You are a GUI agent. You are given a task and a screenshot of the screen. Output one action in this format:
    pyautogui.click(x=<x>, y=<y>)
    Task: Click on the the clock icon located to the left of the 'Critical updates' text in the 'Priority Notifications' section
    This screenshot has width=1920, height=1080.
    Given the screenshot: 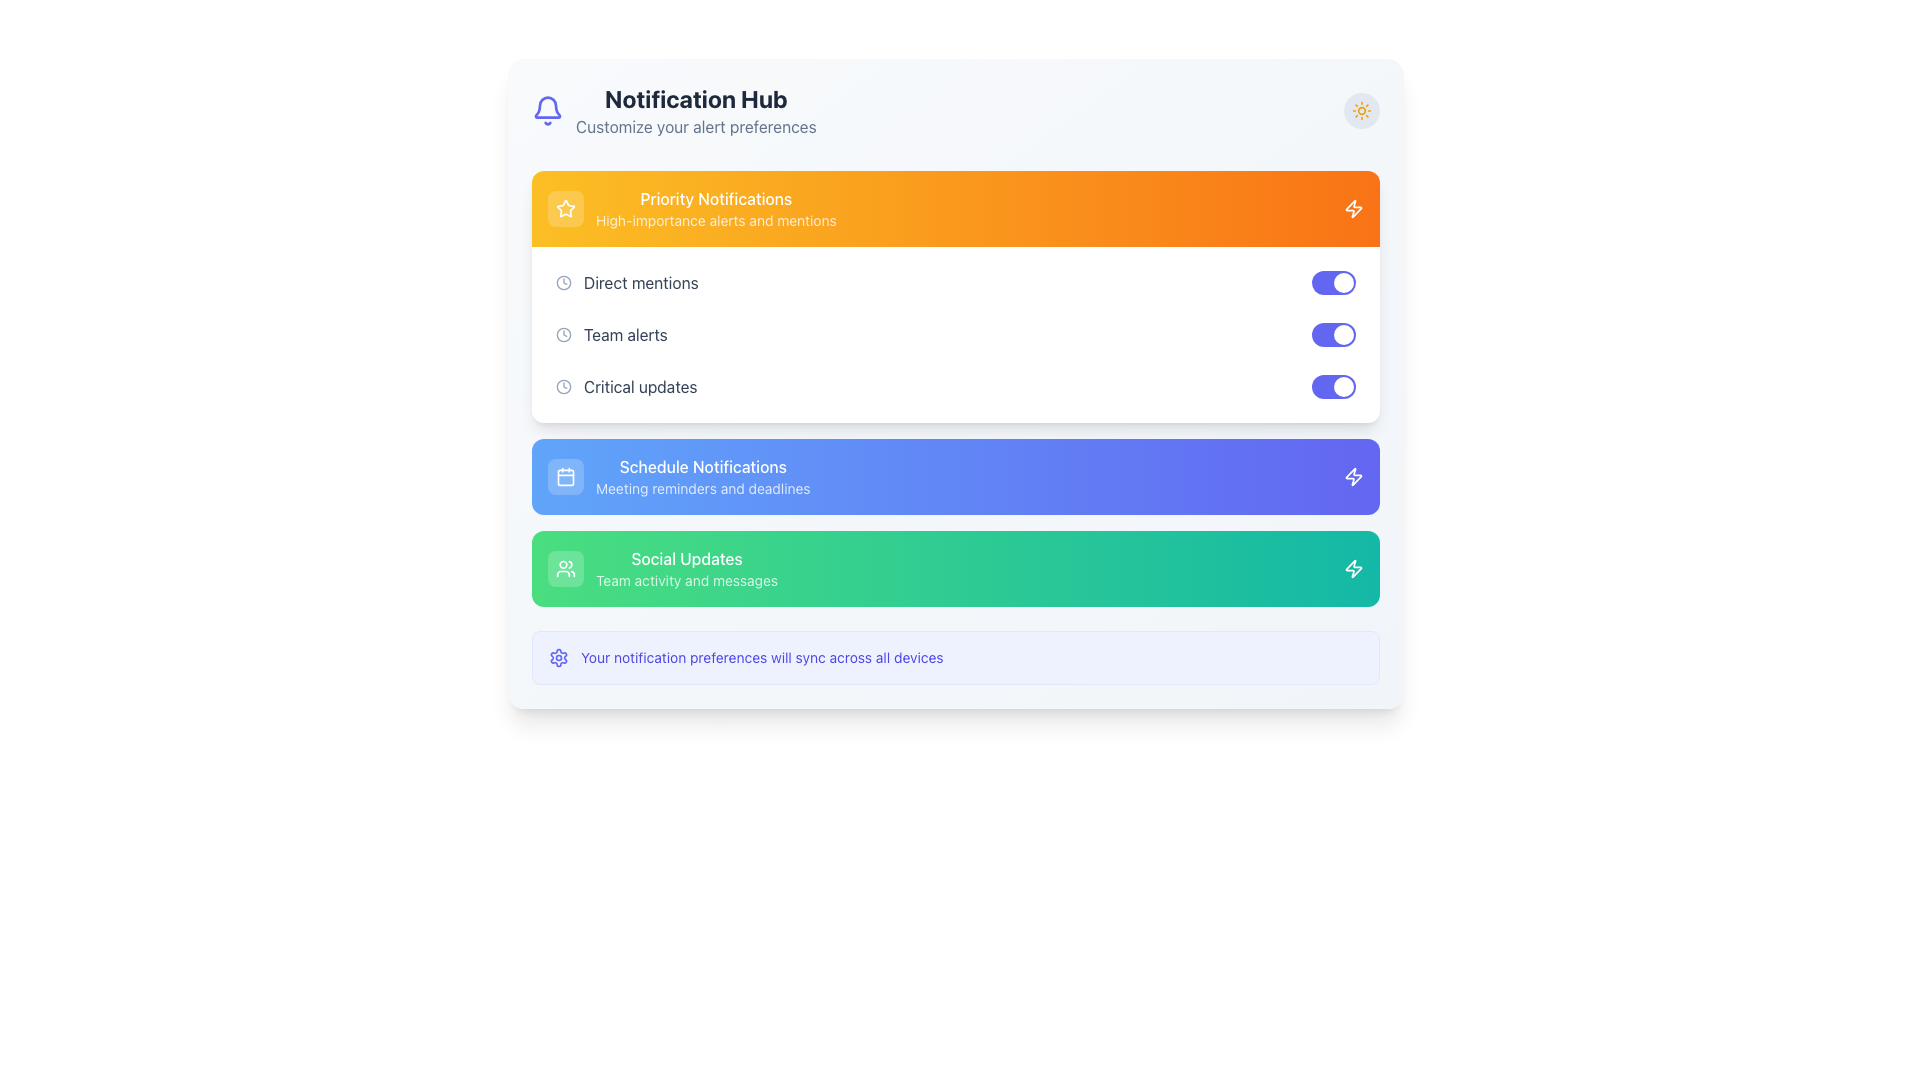 What is the action you would take?
    pyautogui.click(x=563, y=386)
    